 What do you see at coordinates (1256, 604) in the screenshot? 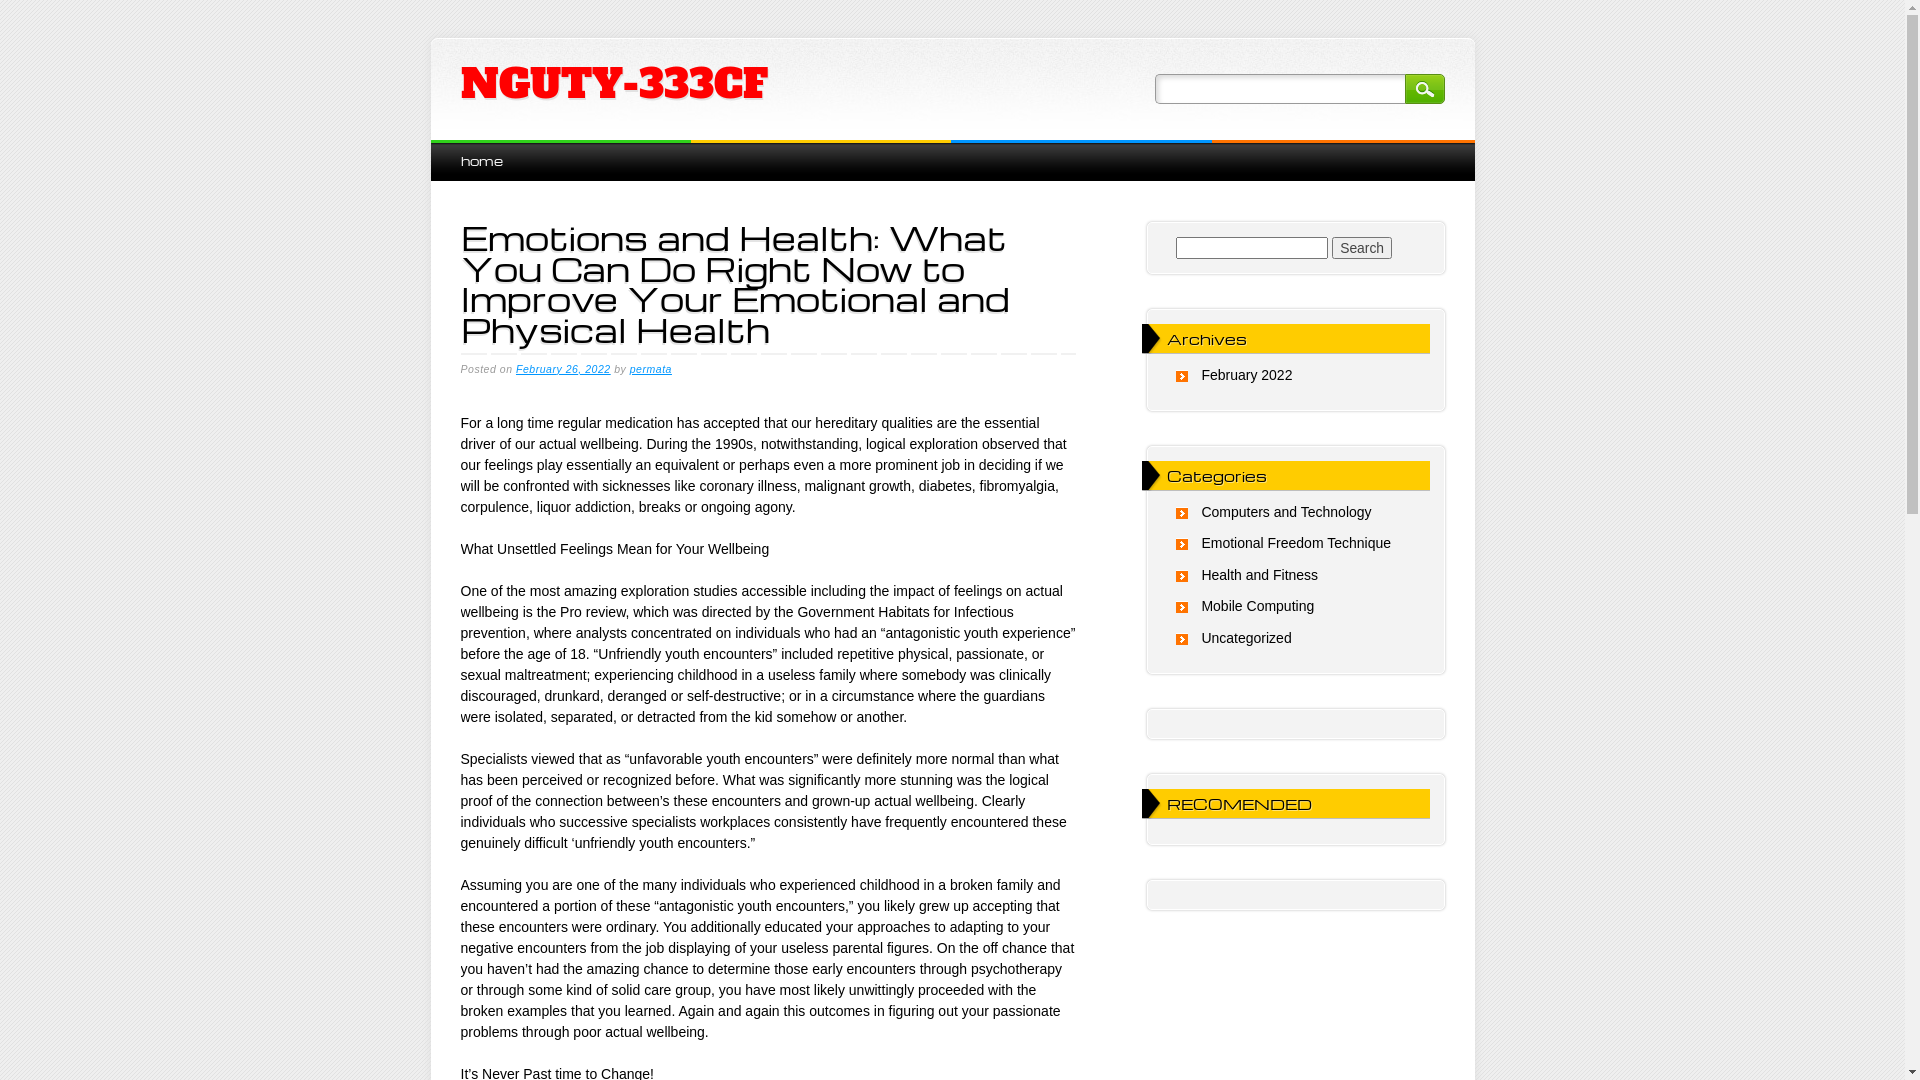
I see `'Mobile Computing'` at bounding box center [1256, 604].